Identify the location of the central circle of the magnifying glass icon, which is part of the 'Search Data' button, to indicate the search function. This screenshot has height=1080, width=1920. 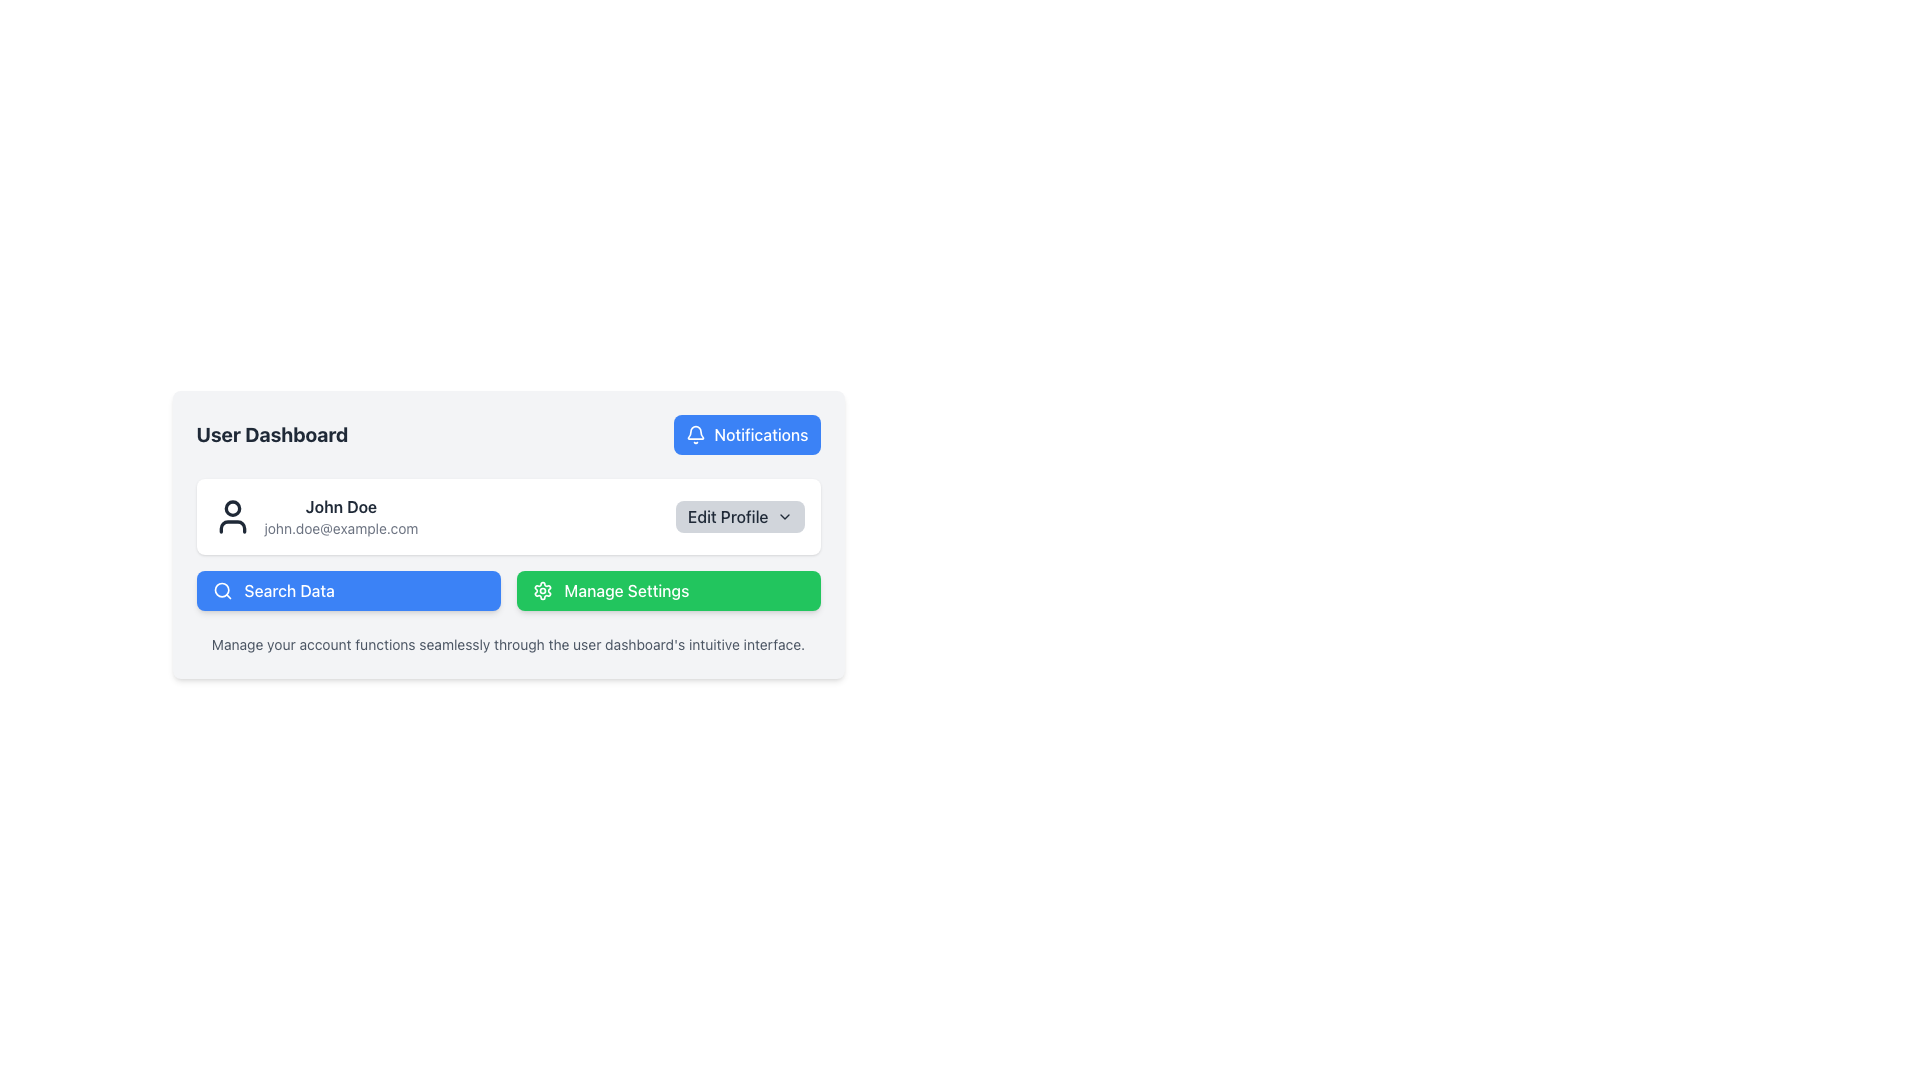
(221, 589).